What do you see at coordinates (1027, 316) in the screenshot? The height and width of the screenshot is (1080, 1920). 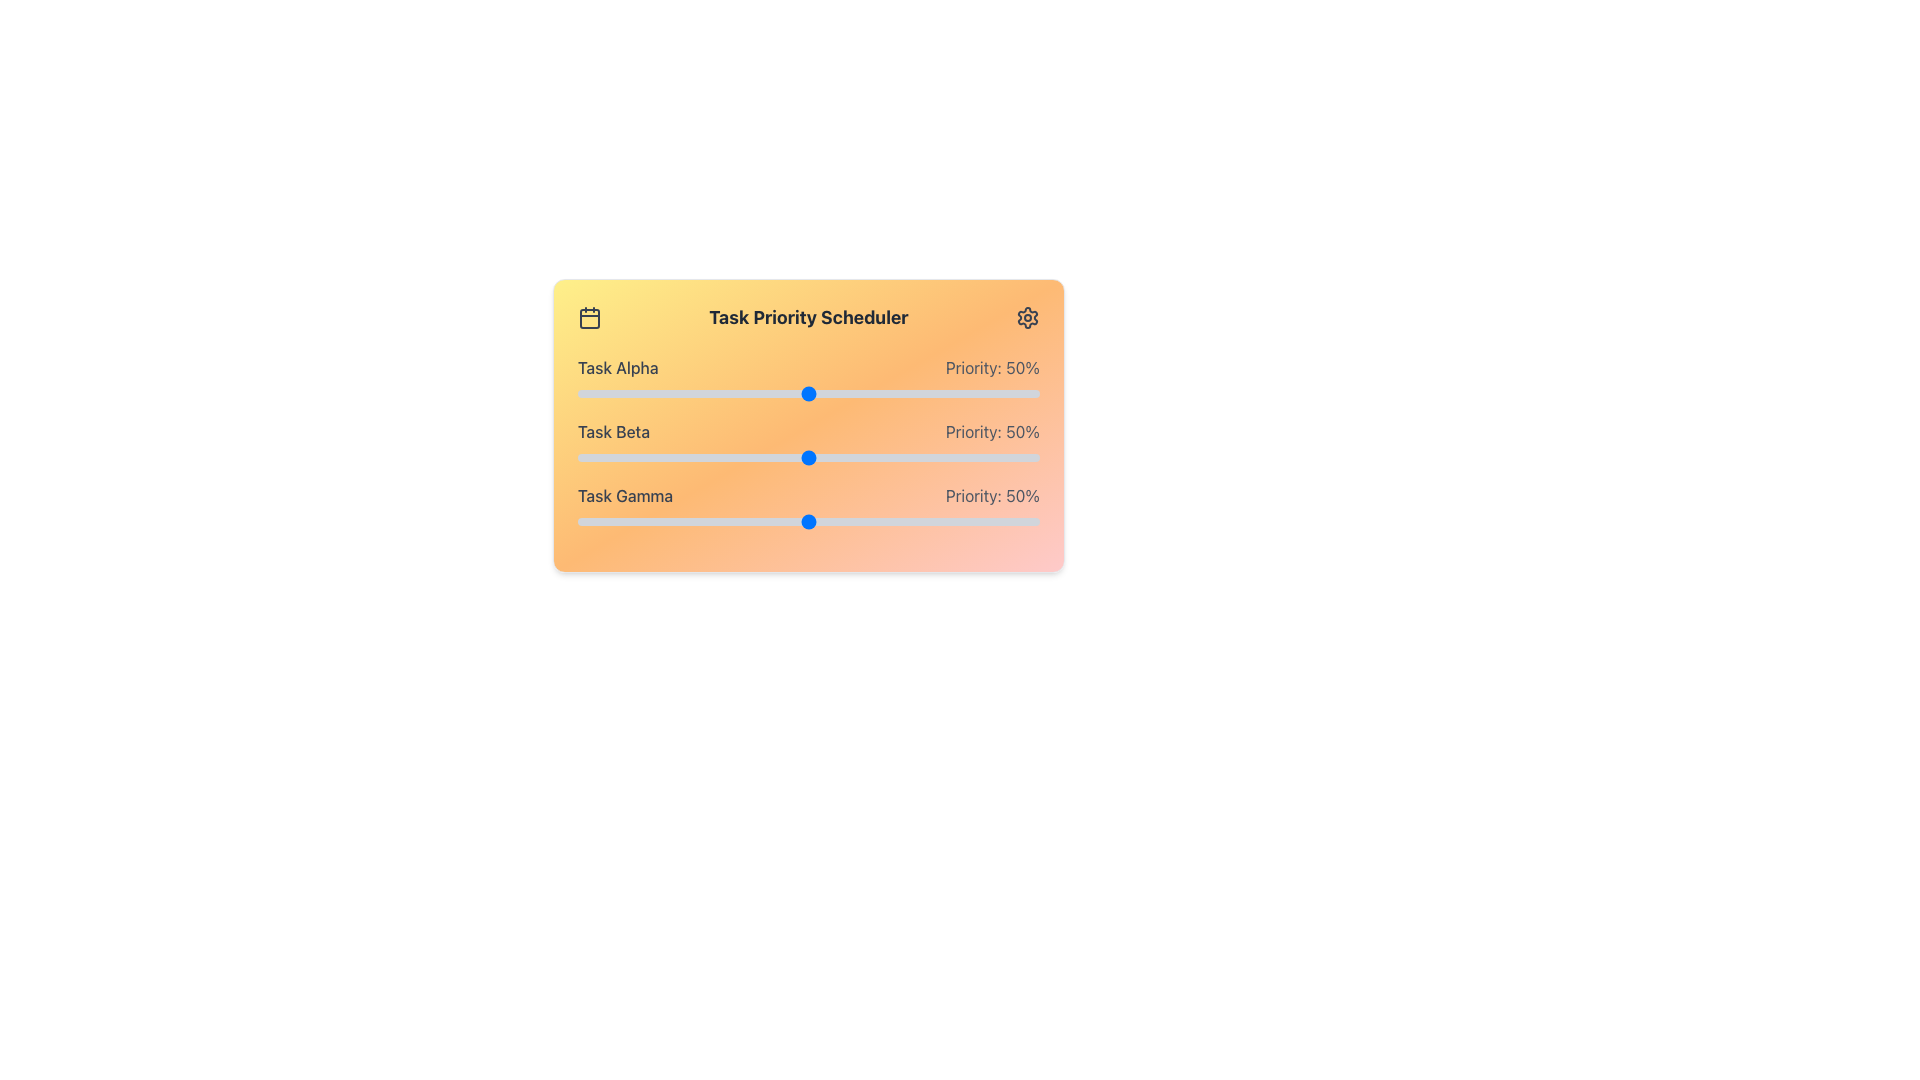 I see `the gear-shaped icon located in the top-right corner of the interface header` at bounding box center [1027, 316].